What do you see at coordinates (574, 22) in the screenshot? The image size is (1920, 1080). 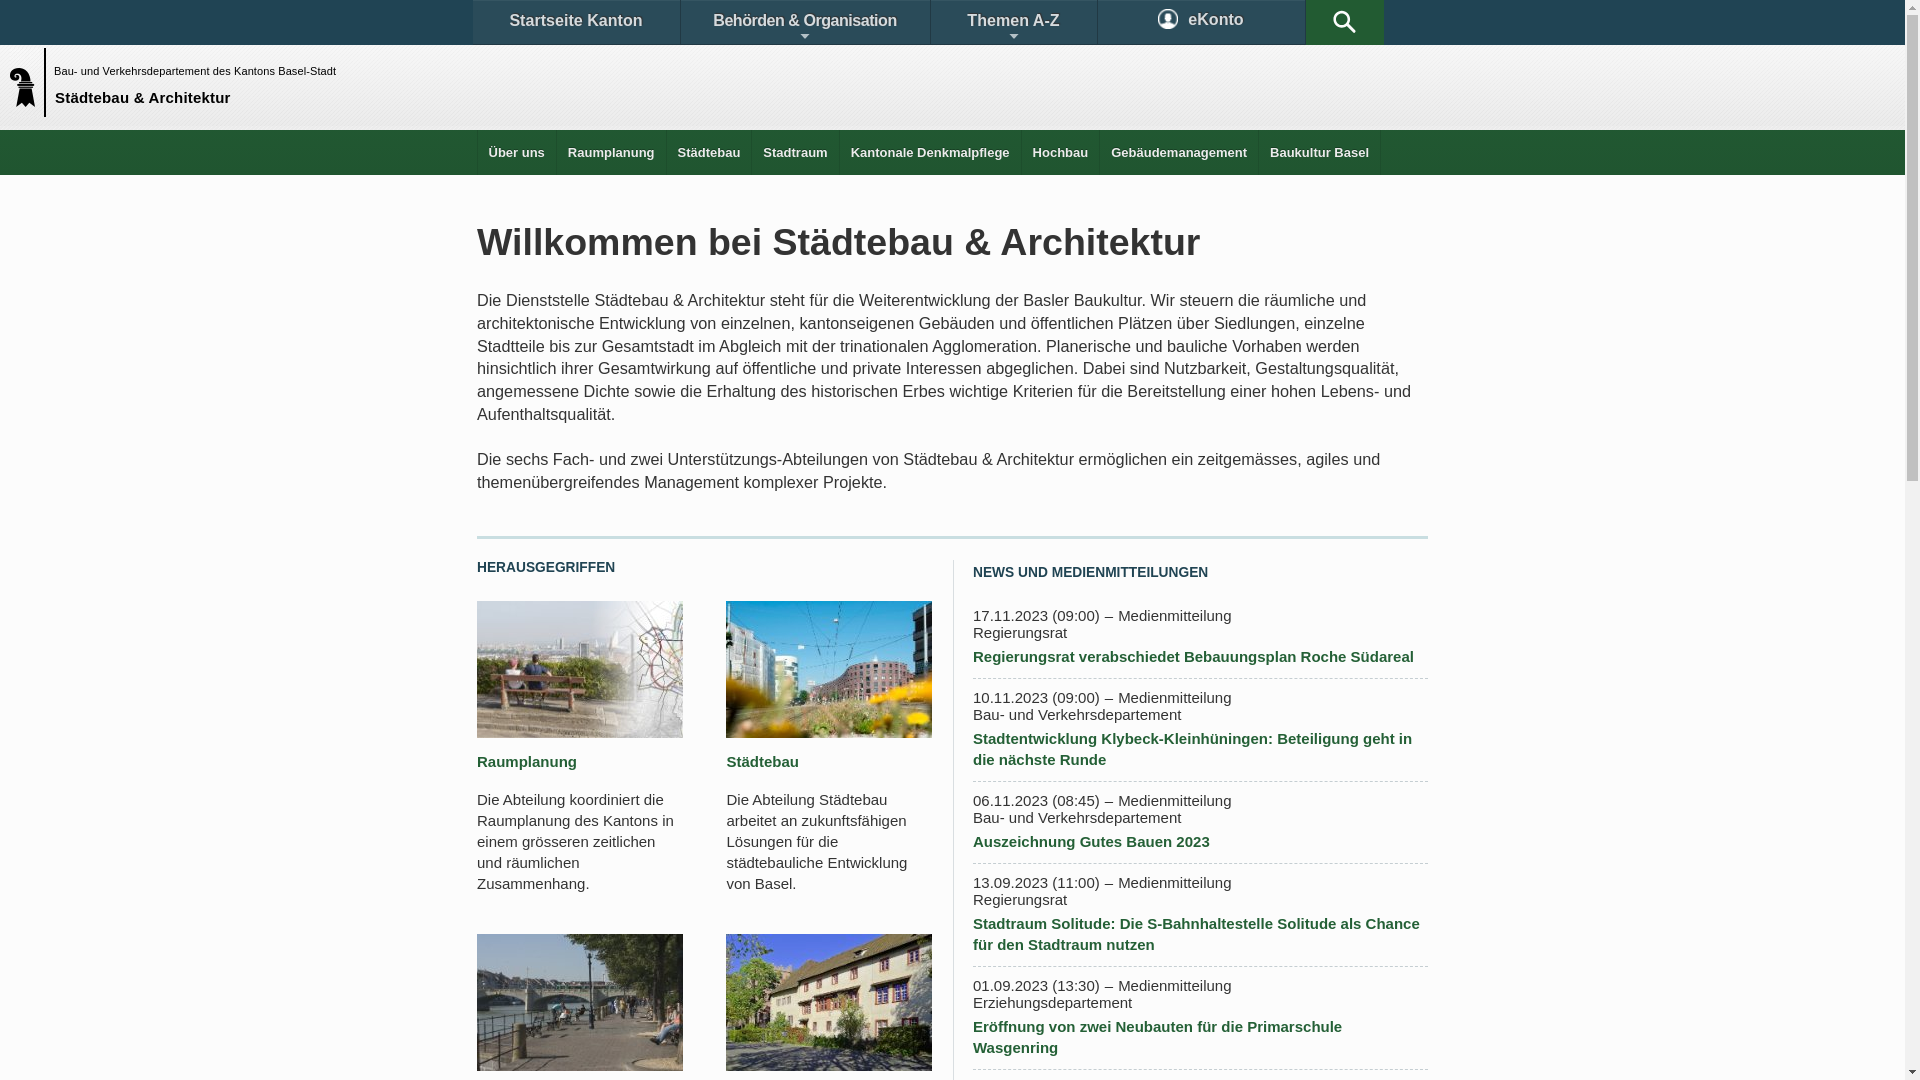 I see `'Startseite Kanton'` at bounding box center [574, 22].